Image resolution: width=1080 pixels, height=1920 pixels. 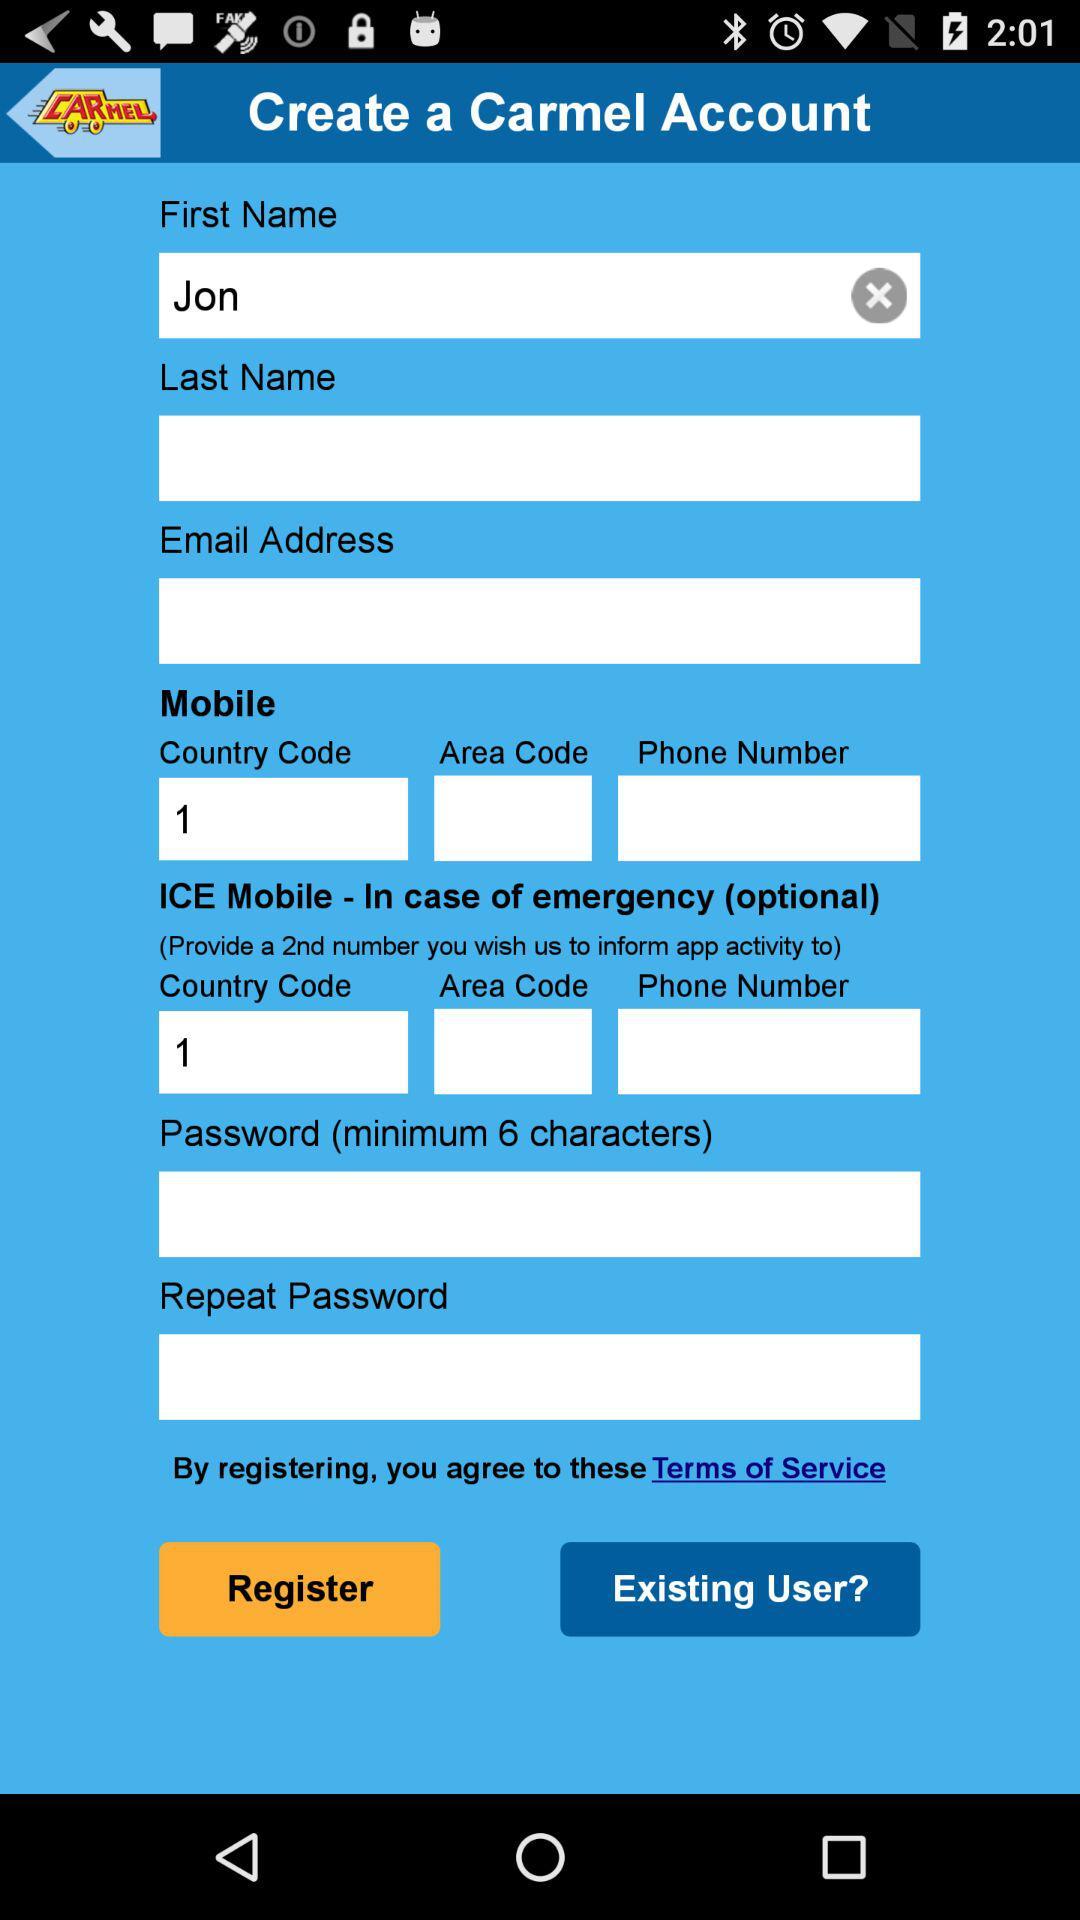 What do you see at coordinates (538, 1213) in the screenshot?
I see `text box which is below the passwordminimum 6 characters` at bounding box center [538, 1213].